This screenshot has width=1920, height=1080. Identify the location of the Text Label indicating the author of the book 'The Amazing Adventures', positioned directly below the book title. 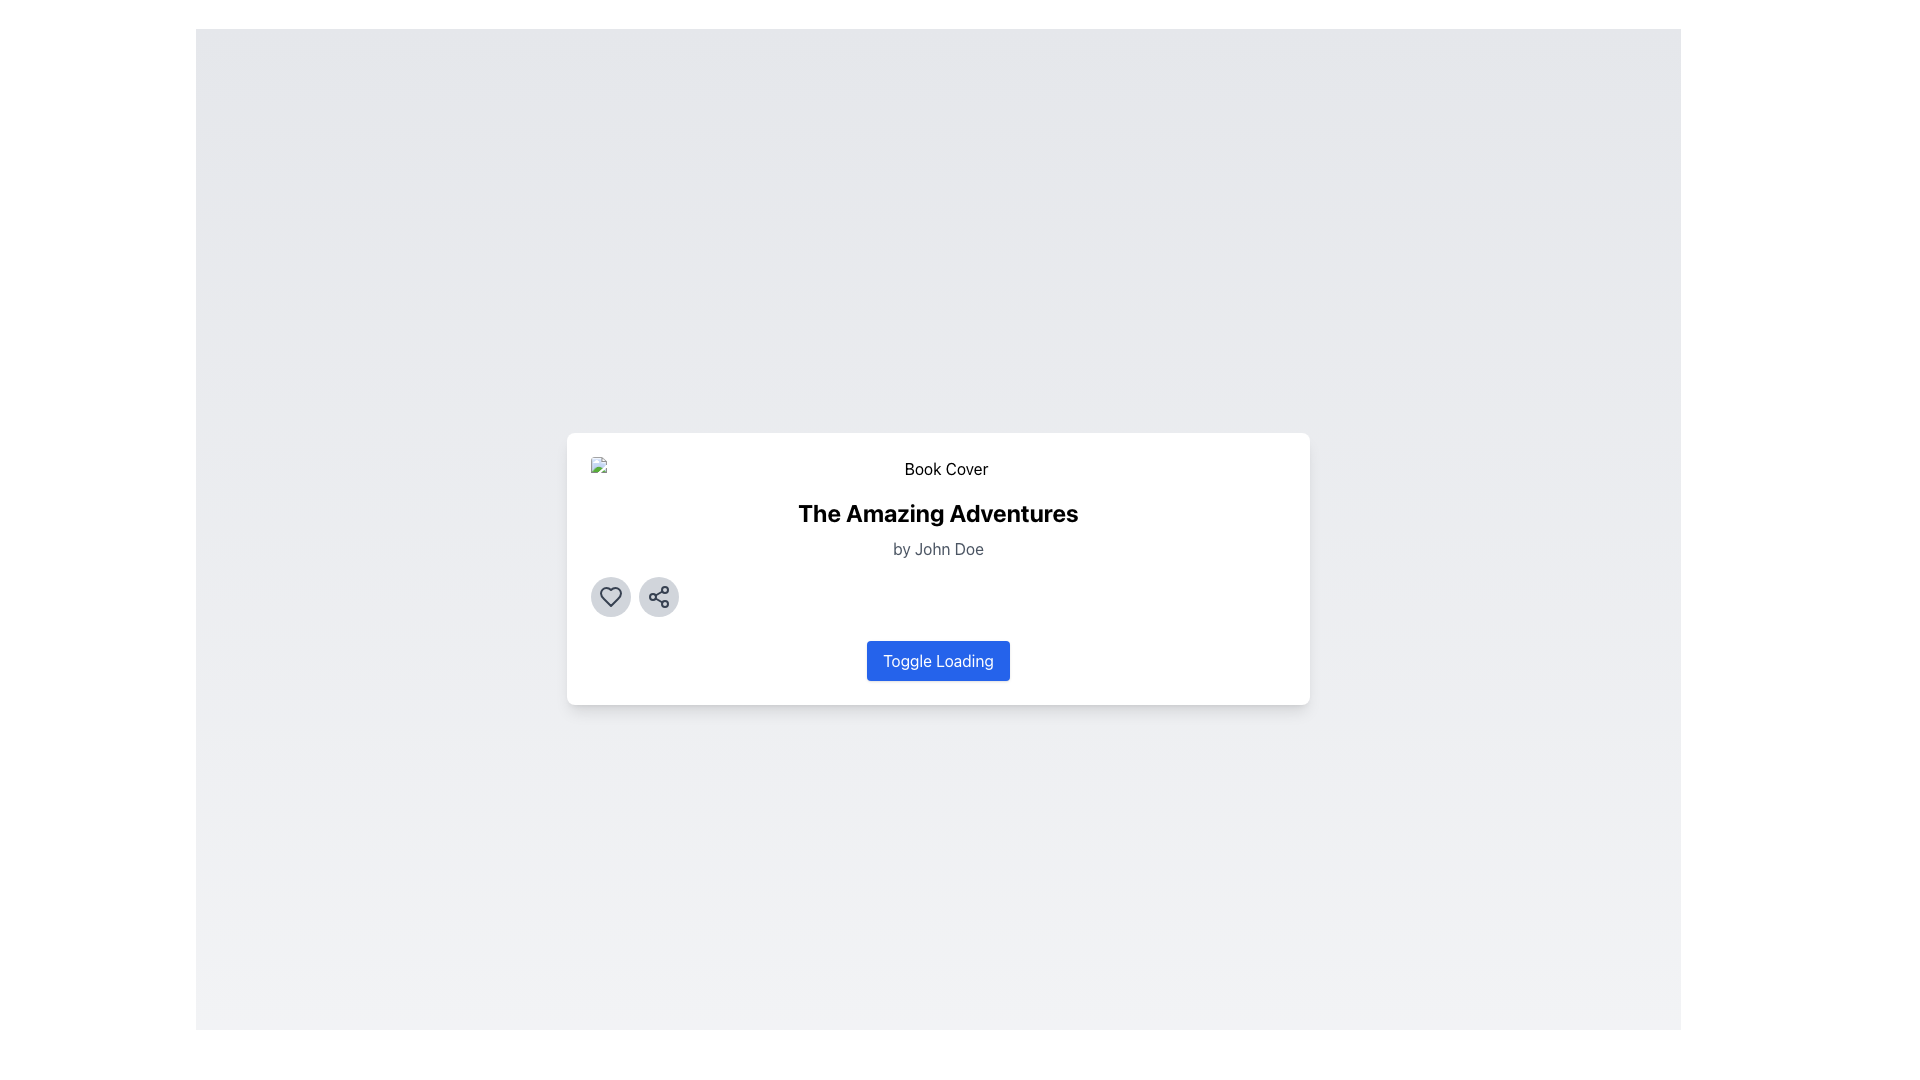
(937, 548).